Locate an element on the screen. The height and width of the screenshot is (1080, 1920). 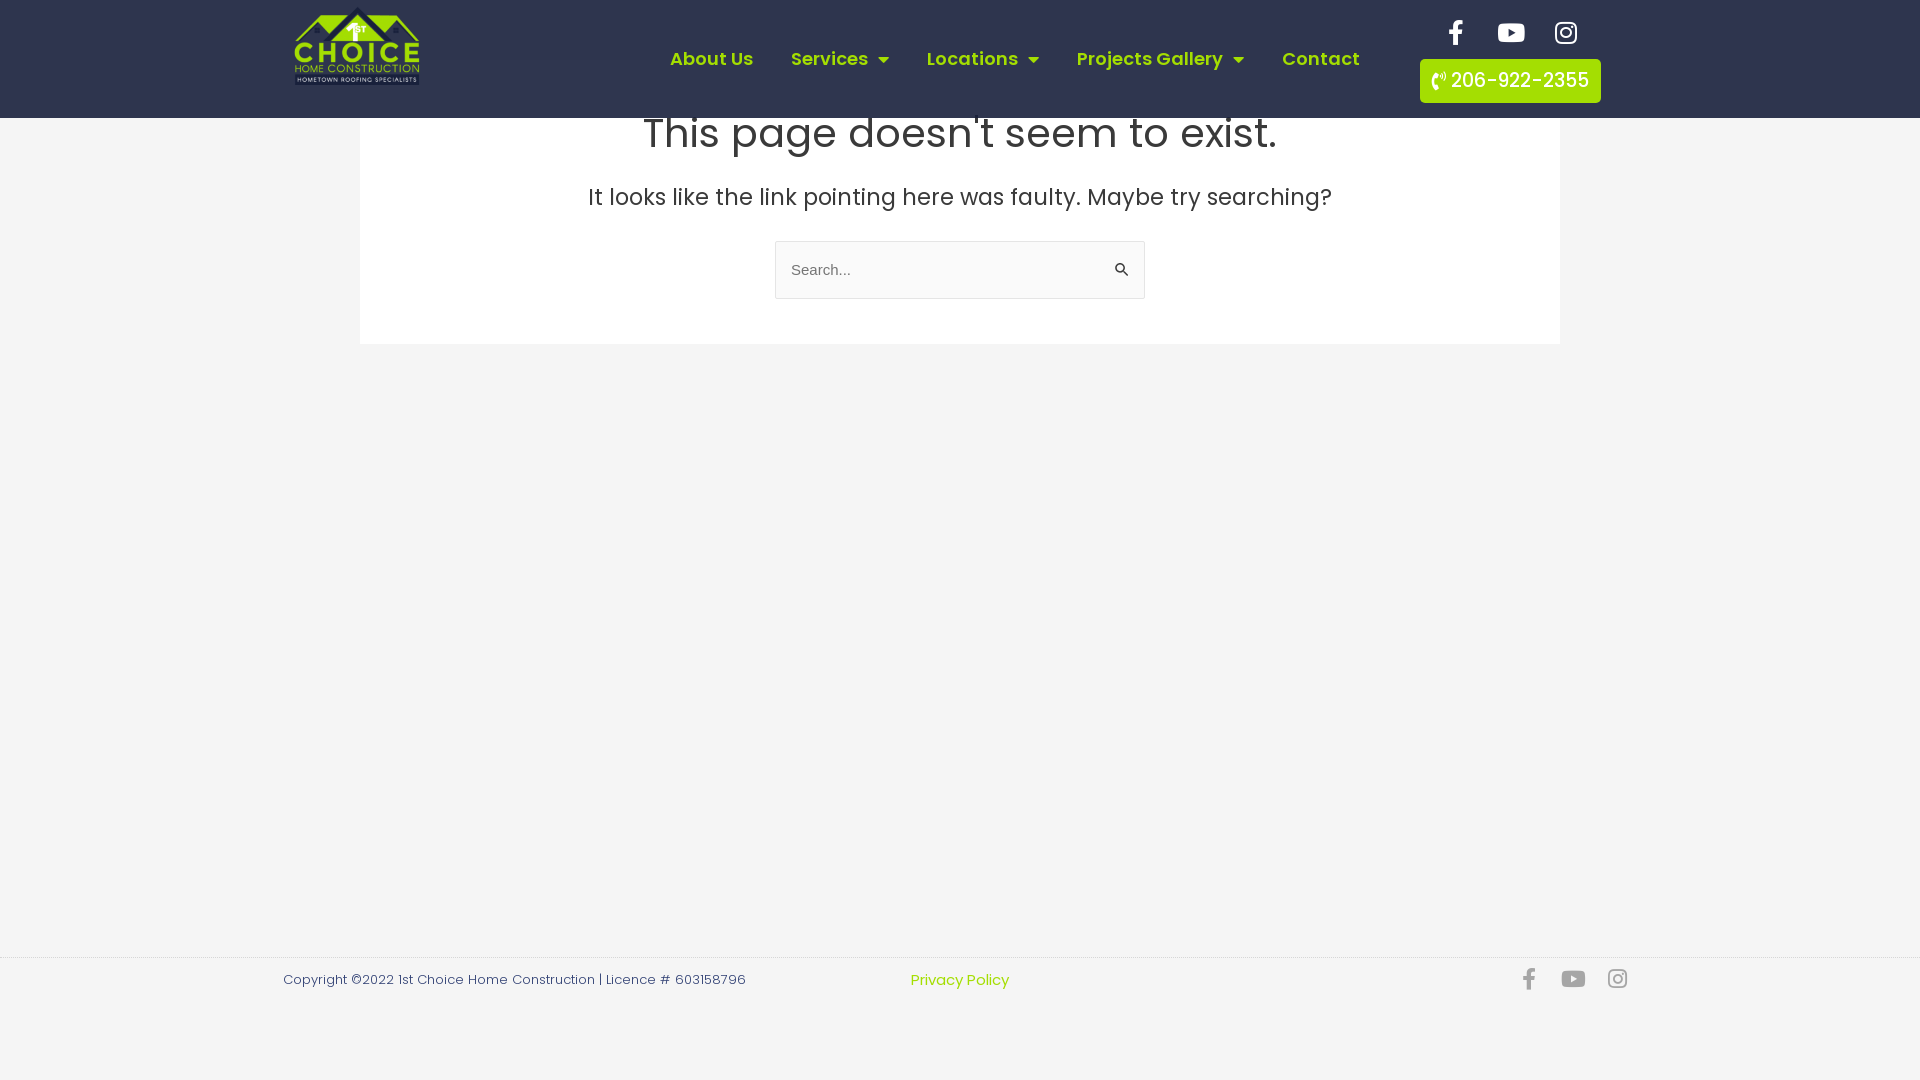
'206-922-2355' is located at coordinates (1510, 80).